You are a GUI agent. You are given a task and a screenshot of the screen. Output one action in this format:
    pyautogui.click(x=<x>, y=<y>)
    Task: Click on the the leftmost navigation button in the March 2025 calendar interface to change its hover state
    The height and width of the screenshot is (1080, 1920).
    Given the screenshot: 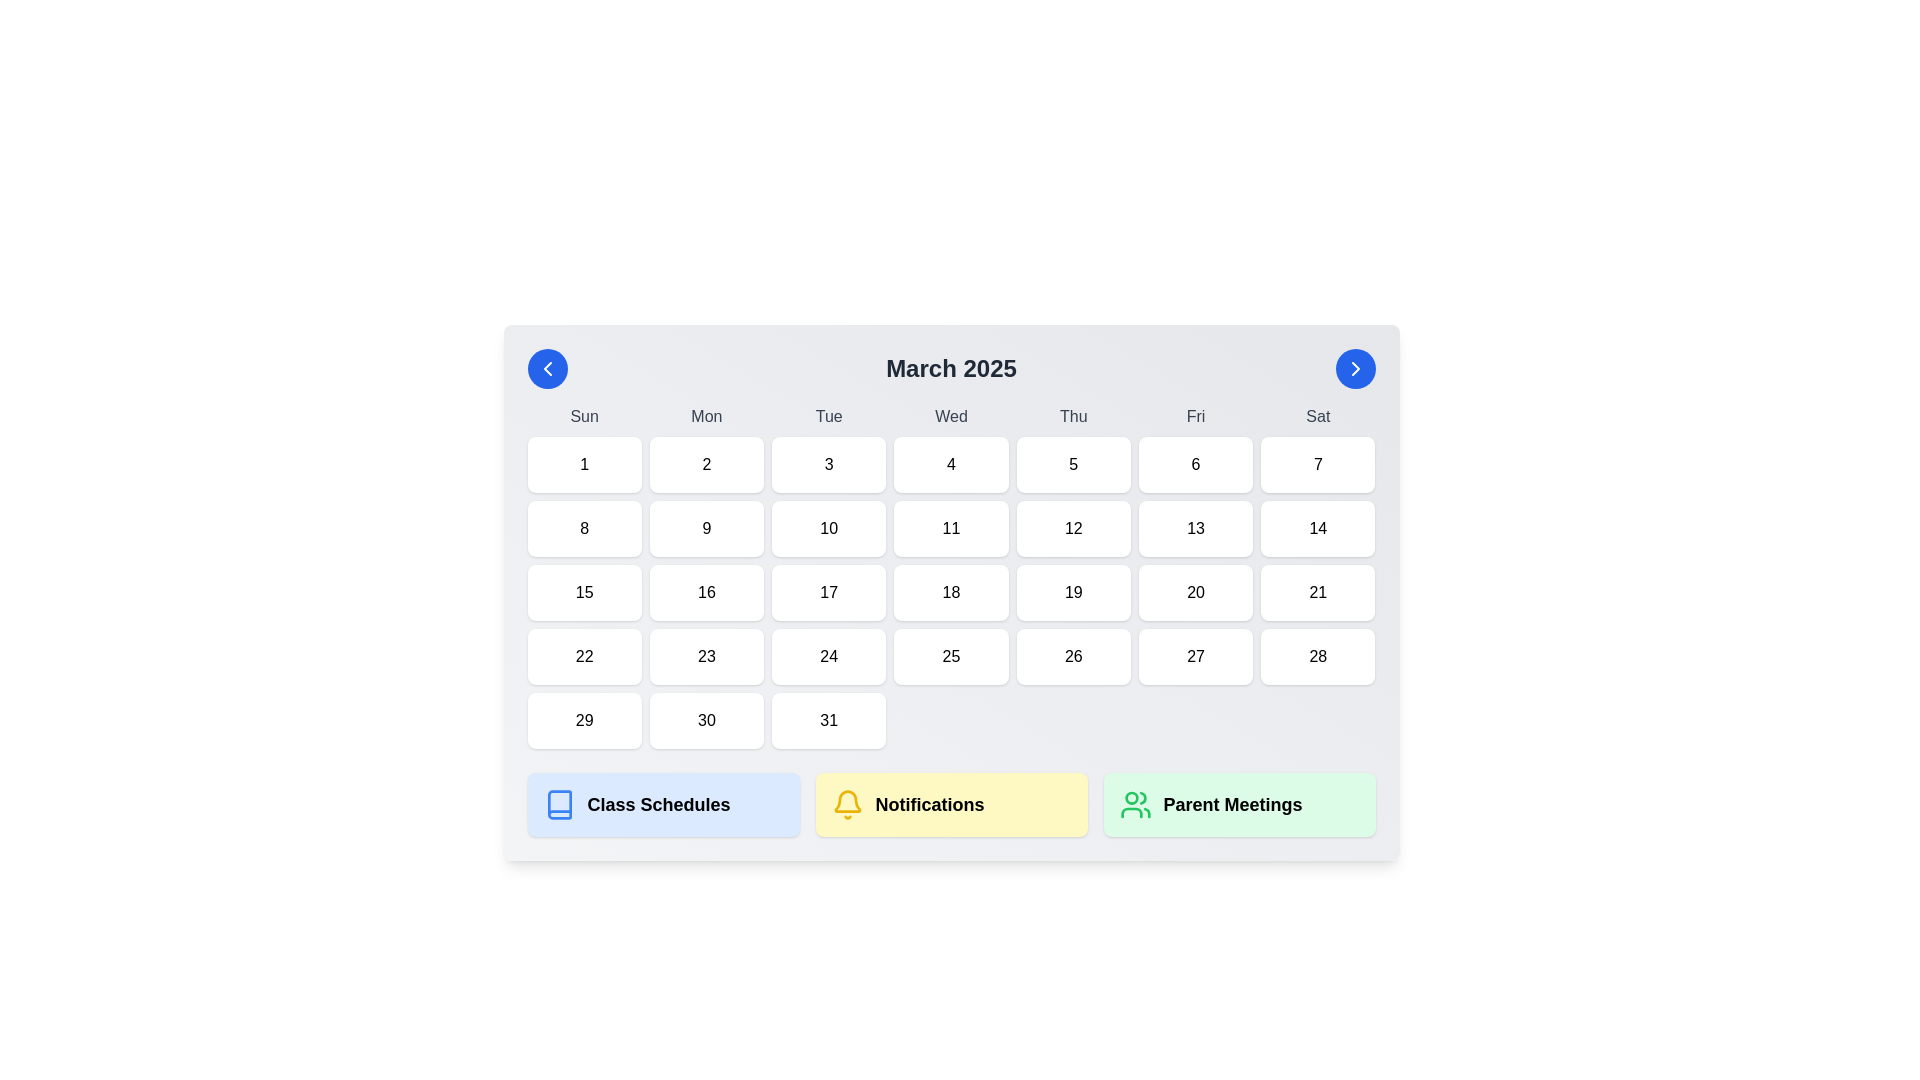 What is the action you would take?
    pyautogui.click(x=547, y=369)
    